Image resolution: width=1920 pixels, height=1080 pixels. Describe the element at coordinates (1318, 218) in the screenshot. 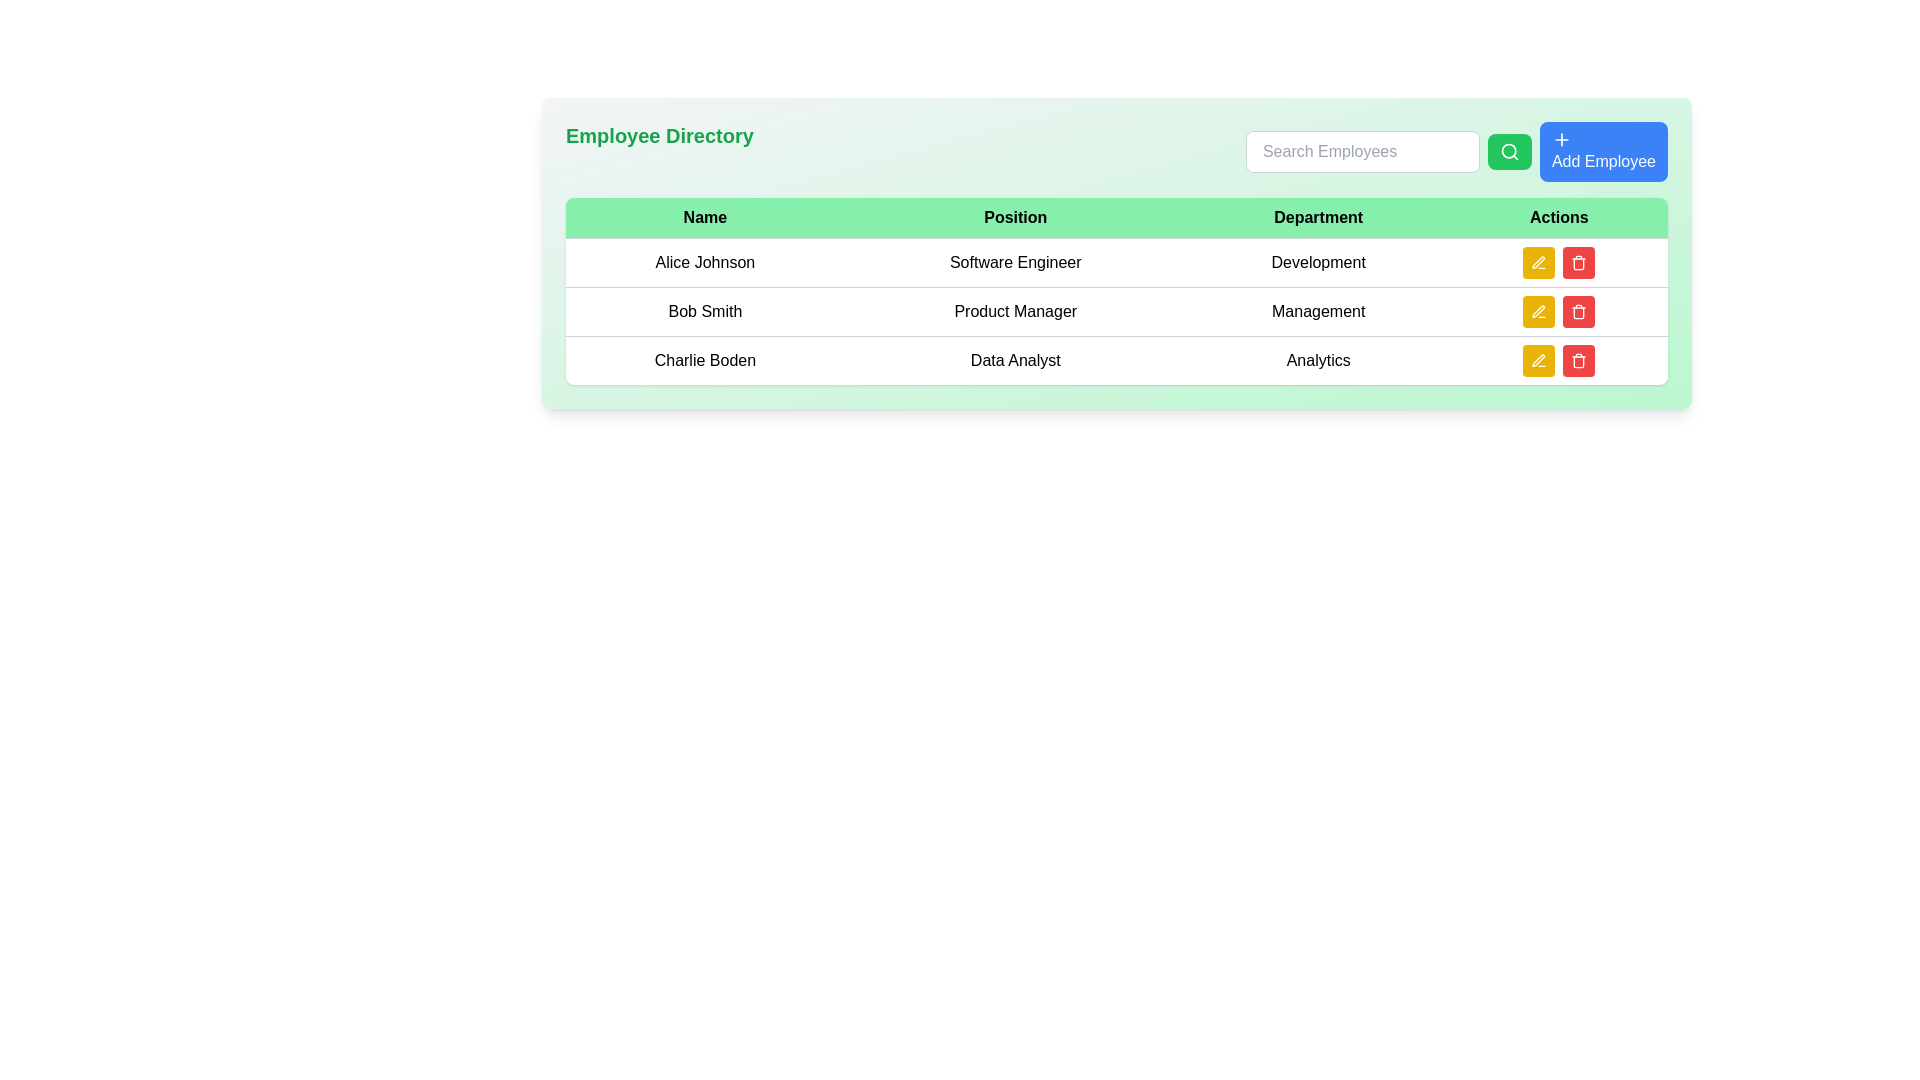

I see `the non-interactive text label displaying 'Department' in the header row of the table, styled in black font against a green background` at that location.